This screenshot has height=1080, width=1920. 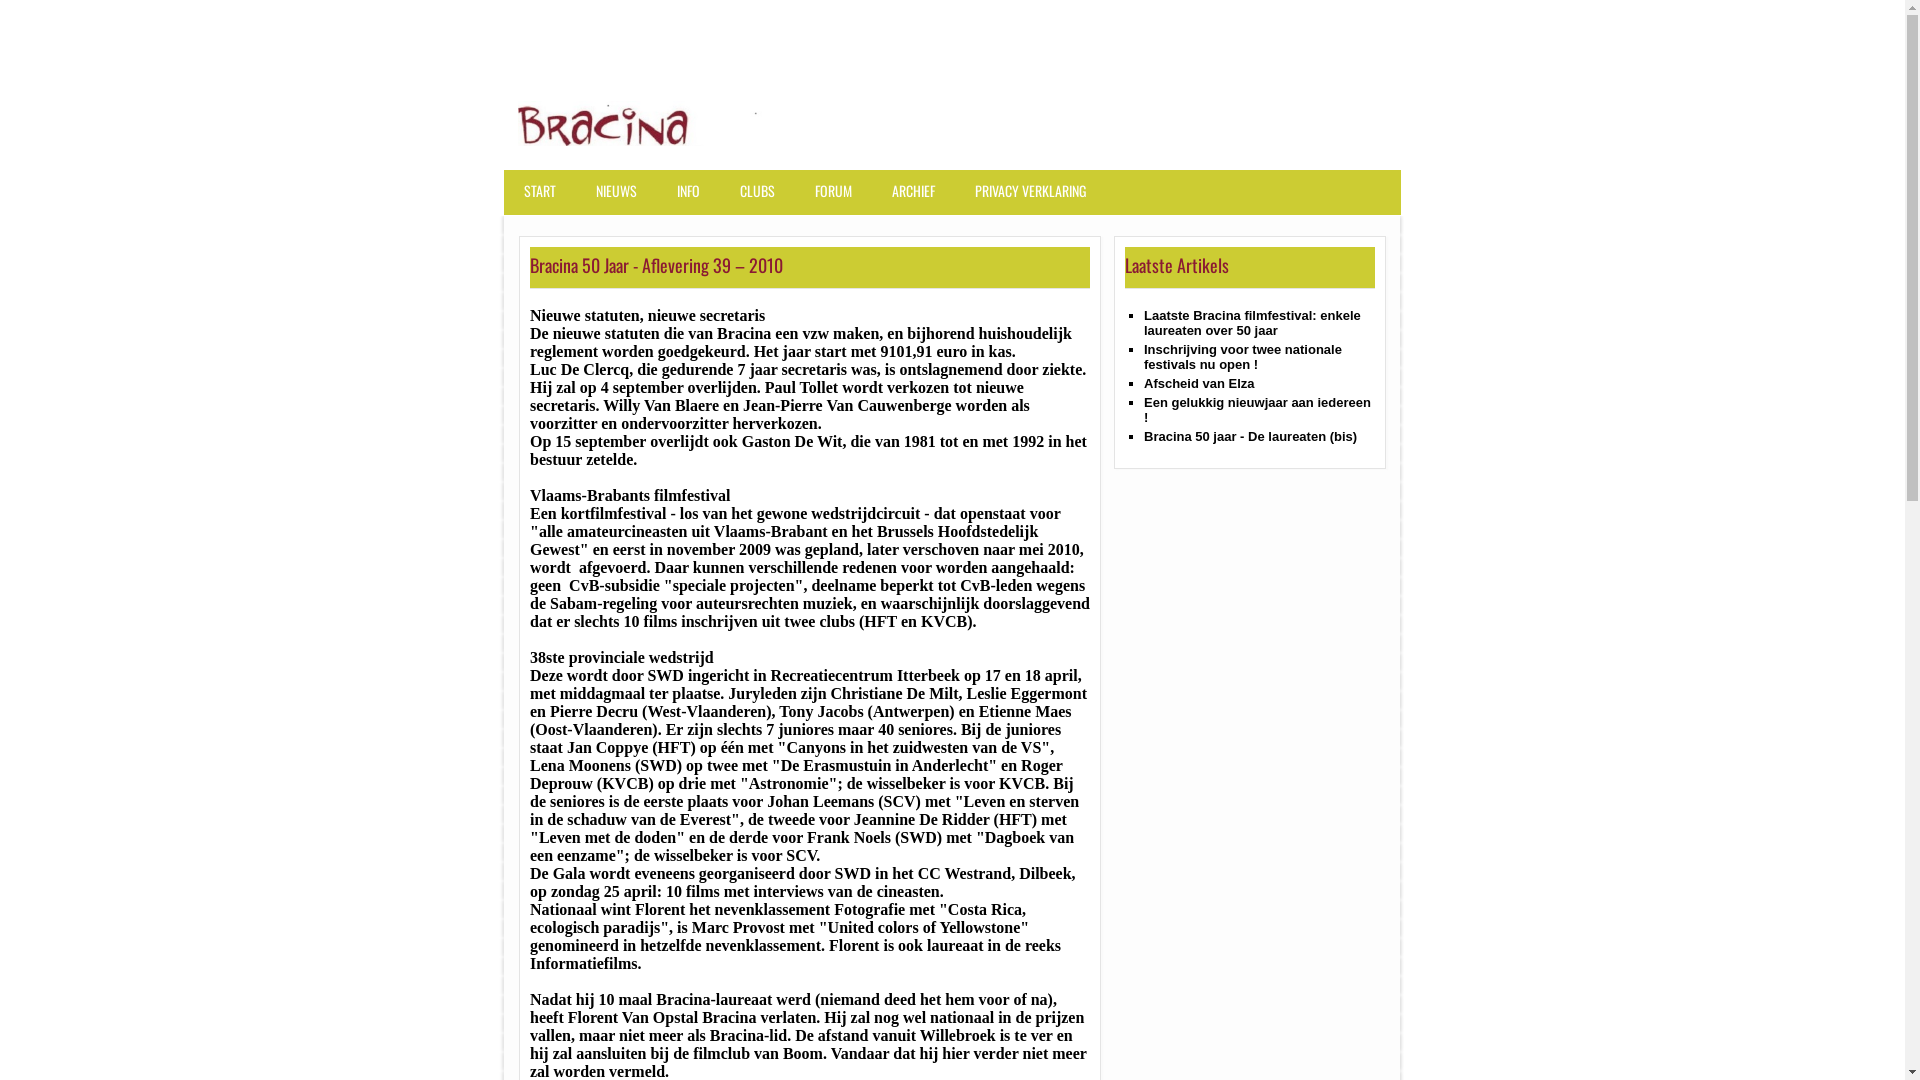 I want to click on 'NIEUWS', so click(x=587, y=200).